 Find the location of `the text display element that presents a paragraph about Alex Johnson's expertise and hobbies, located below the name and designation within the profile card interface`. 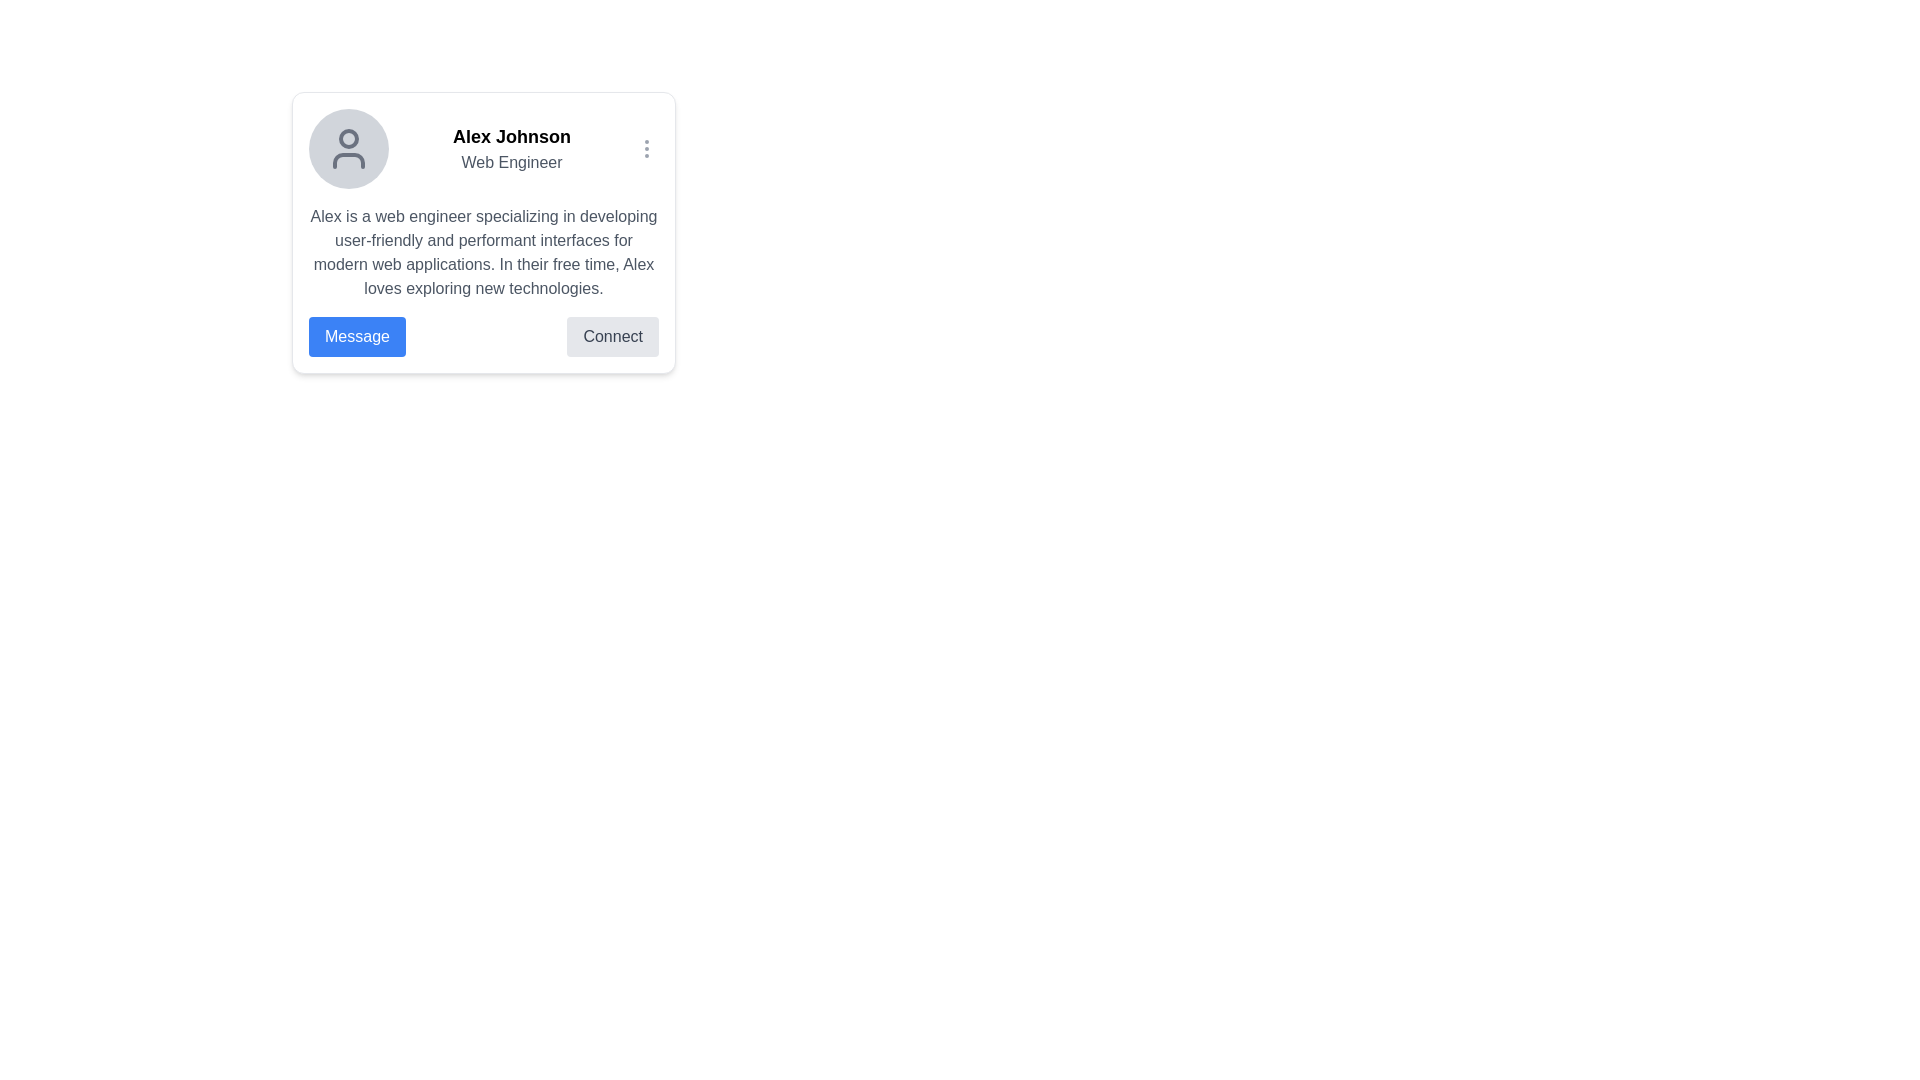

the text display element that presents a paragraph about Alex Johnson's expertise and hobbies, located below the name and designation within the profile card interface is located at coordinates (484, 252).